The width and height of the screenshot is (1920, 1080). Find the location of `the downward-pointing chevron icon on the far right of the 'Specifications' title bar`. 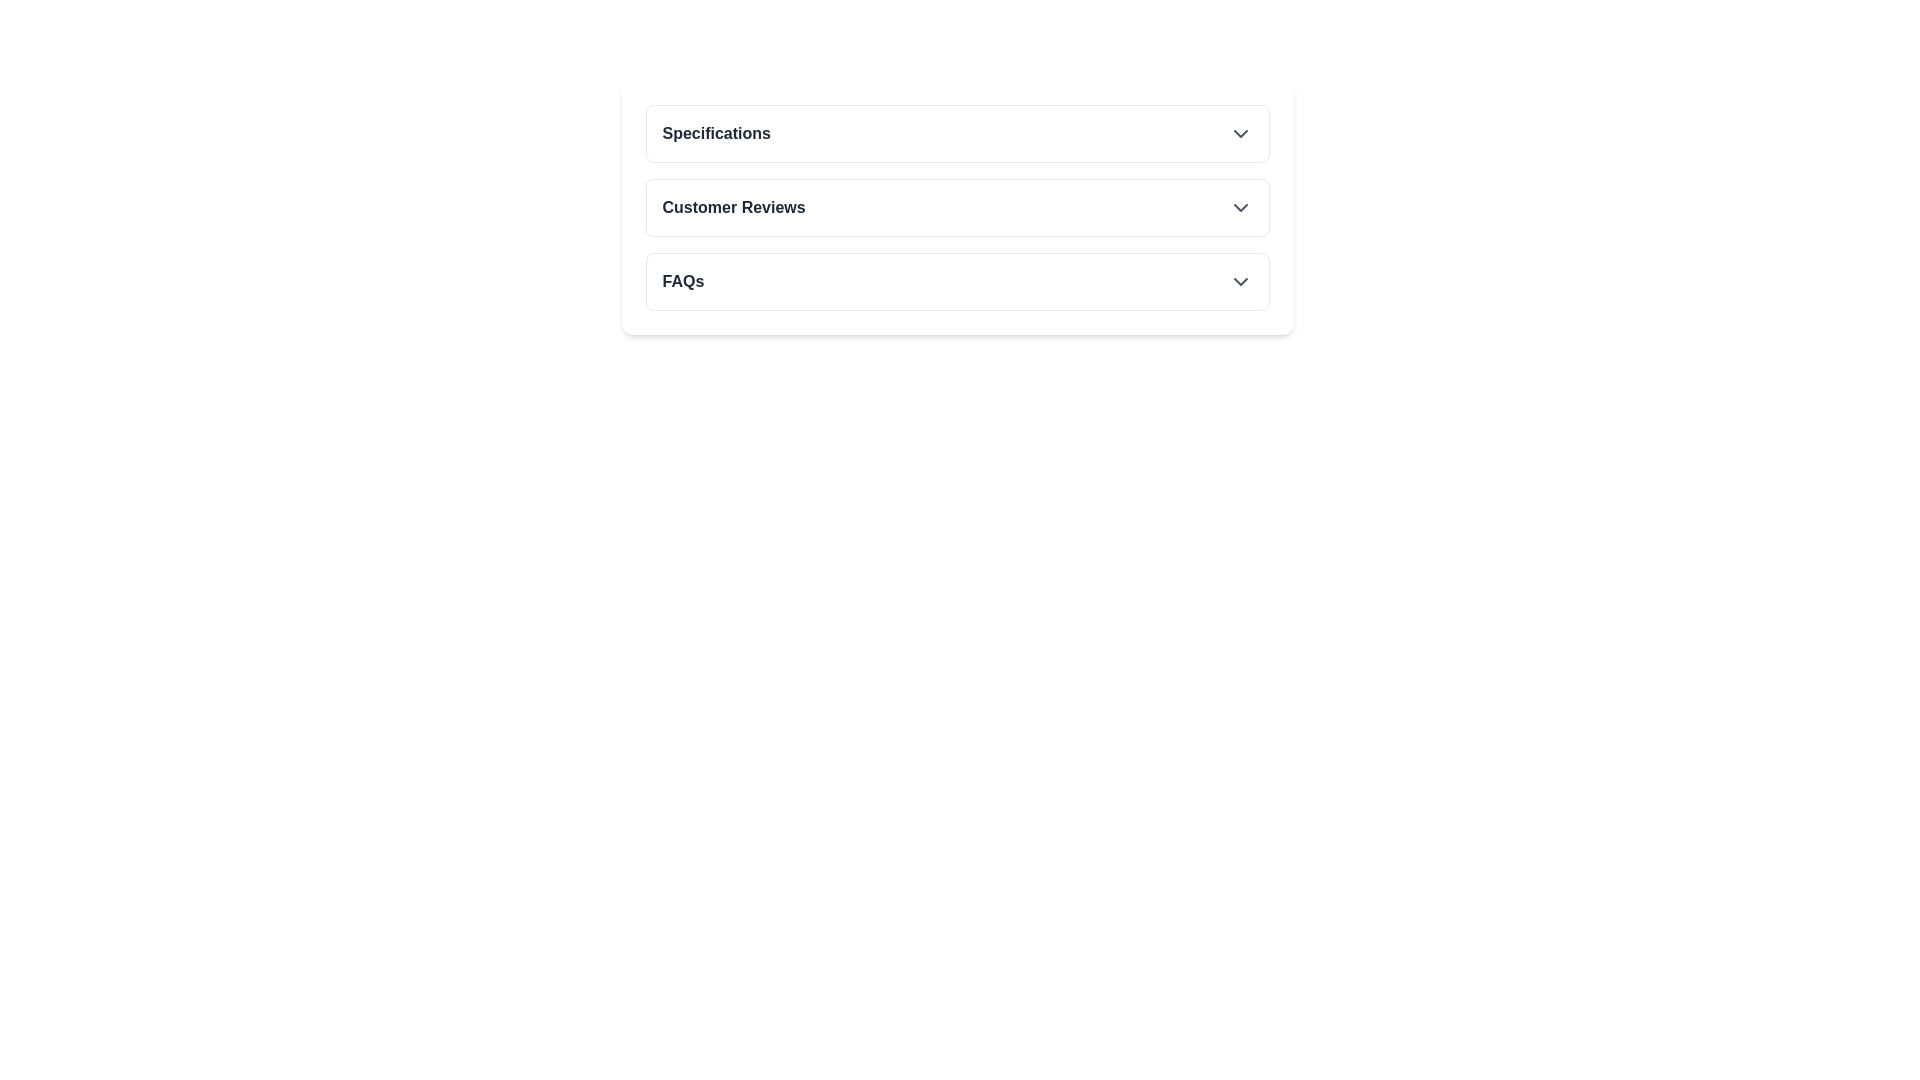

the downward-pointing chevron icon on the far right of the 'Specifications' title bar is located at coordinates (1239, 134).